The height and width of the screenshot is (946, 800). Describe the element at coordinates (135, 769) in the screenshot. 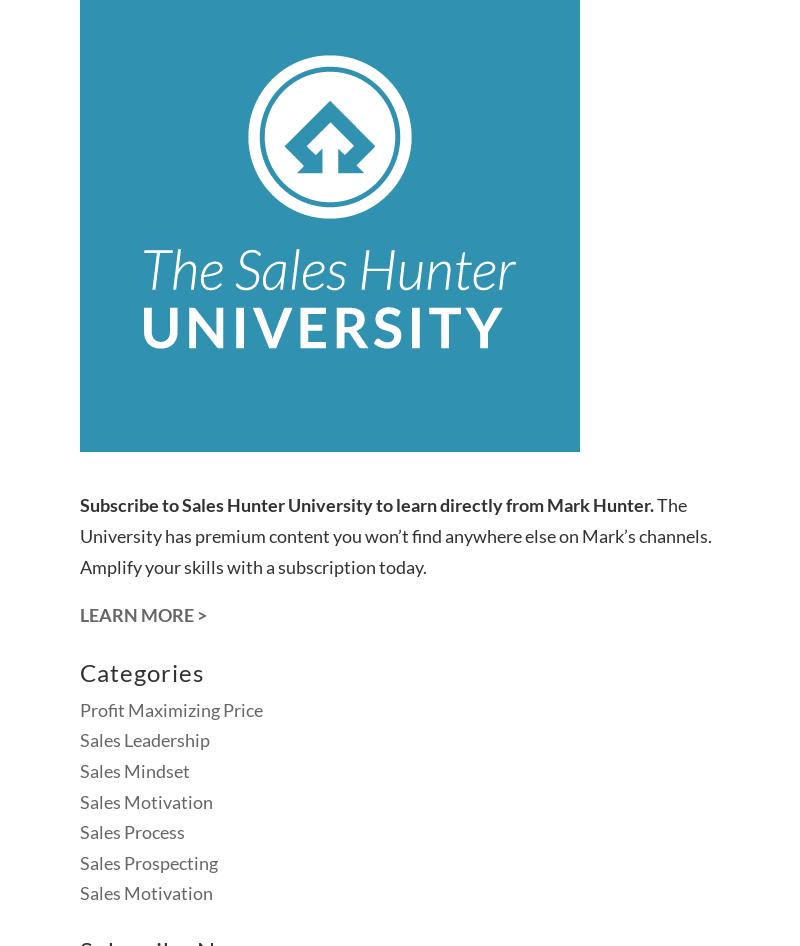

I see `'Sales Mindset'` at that location.